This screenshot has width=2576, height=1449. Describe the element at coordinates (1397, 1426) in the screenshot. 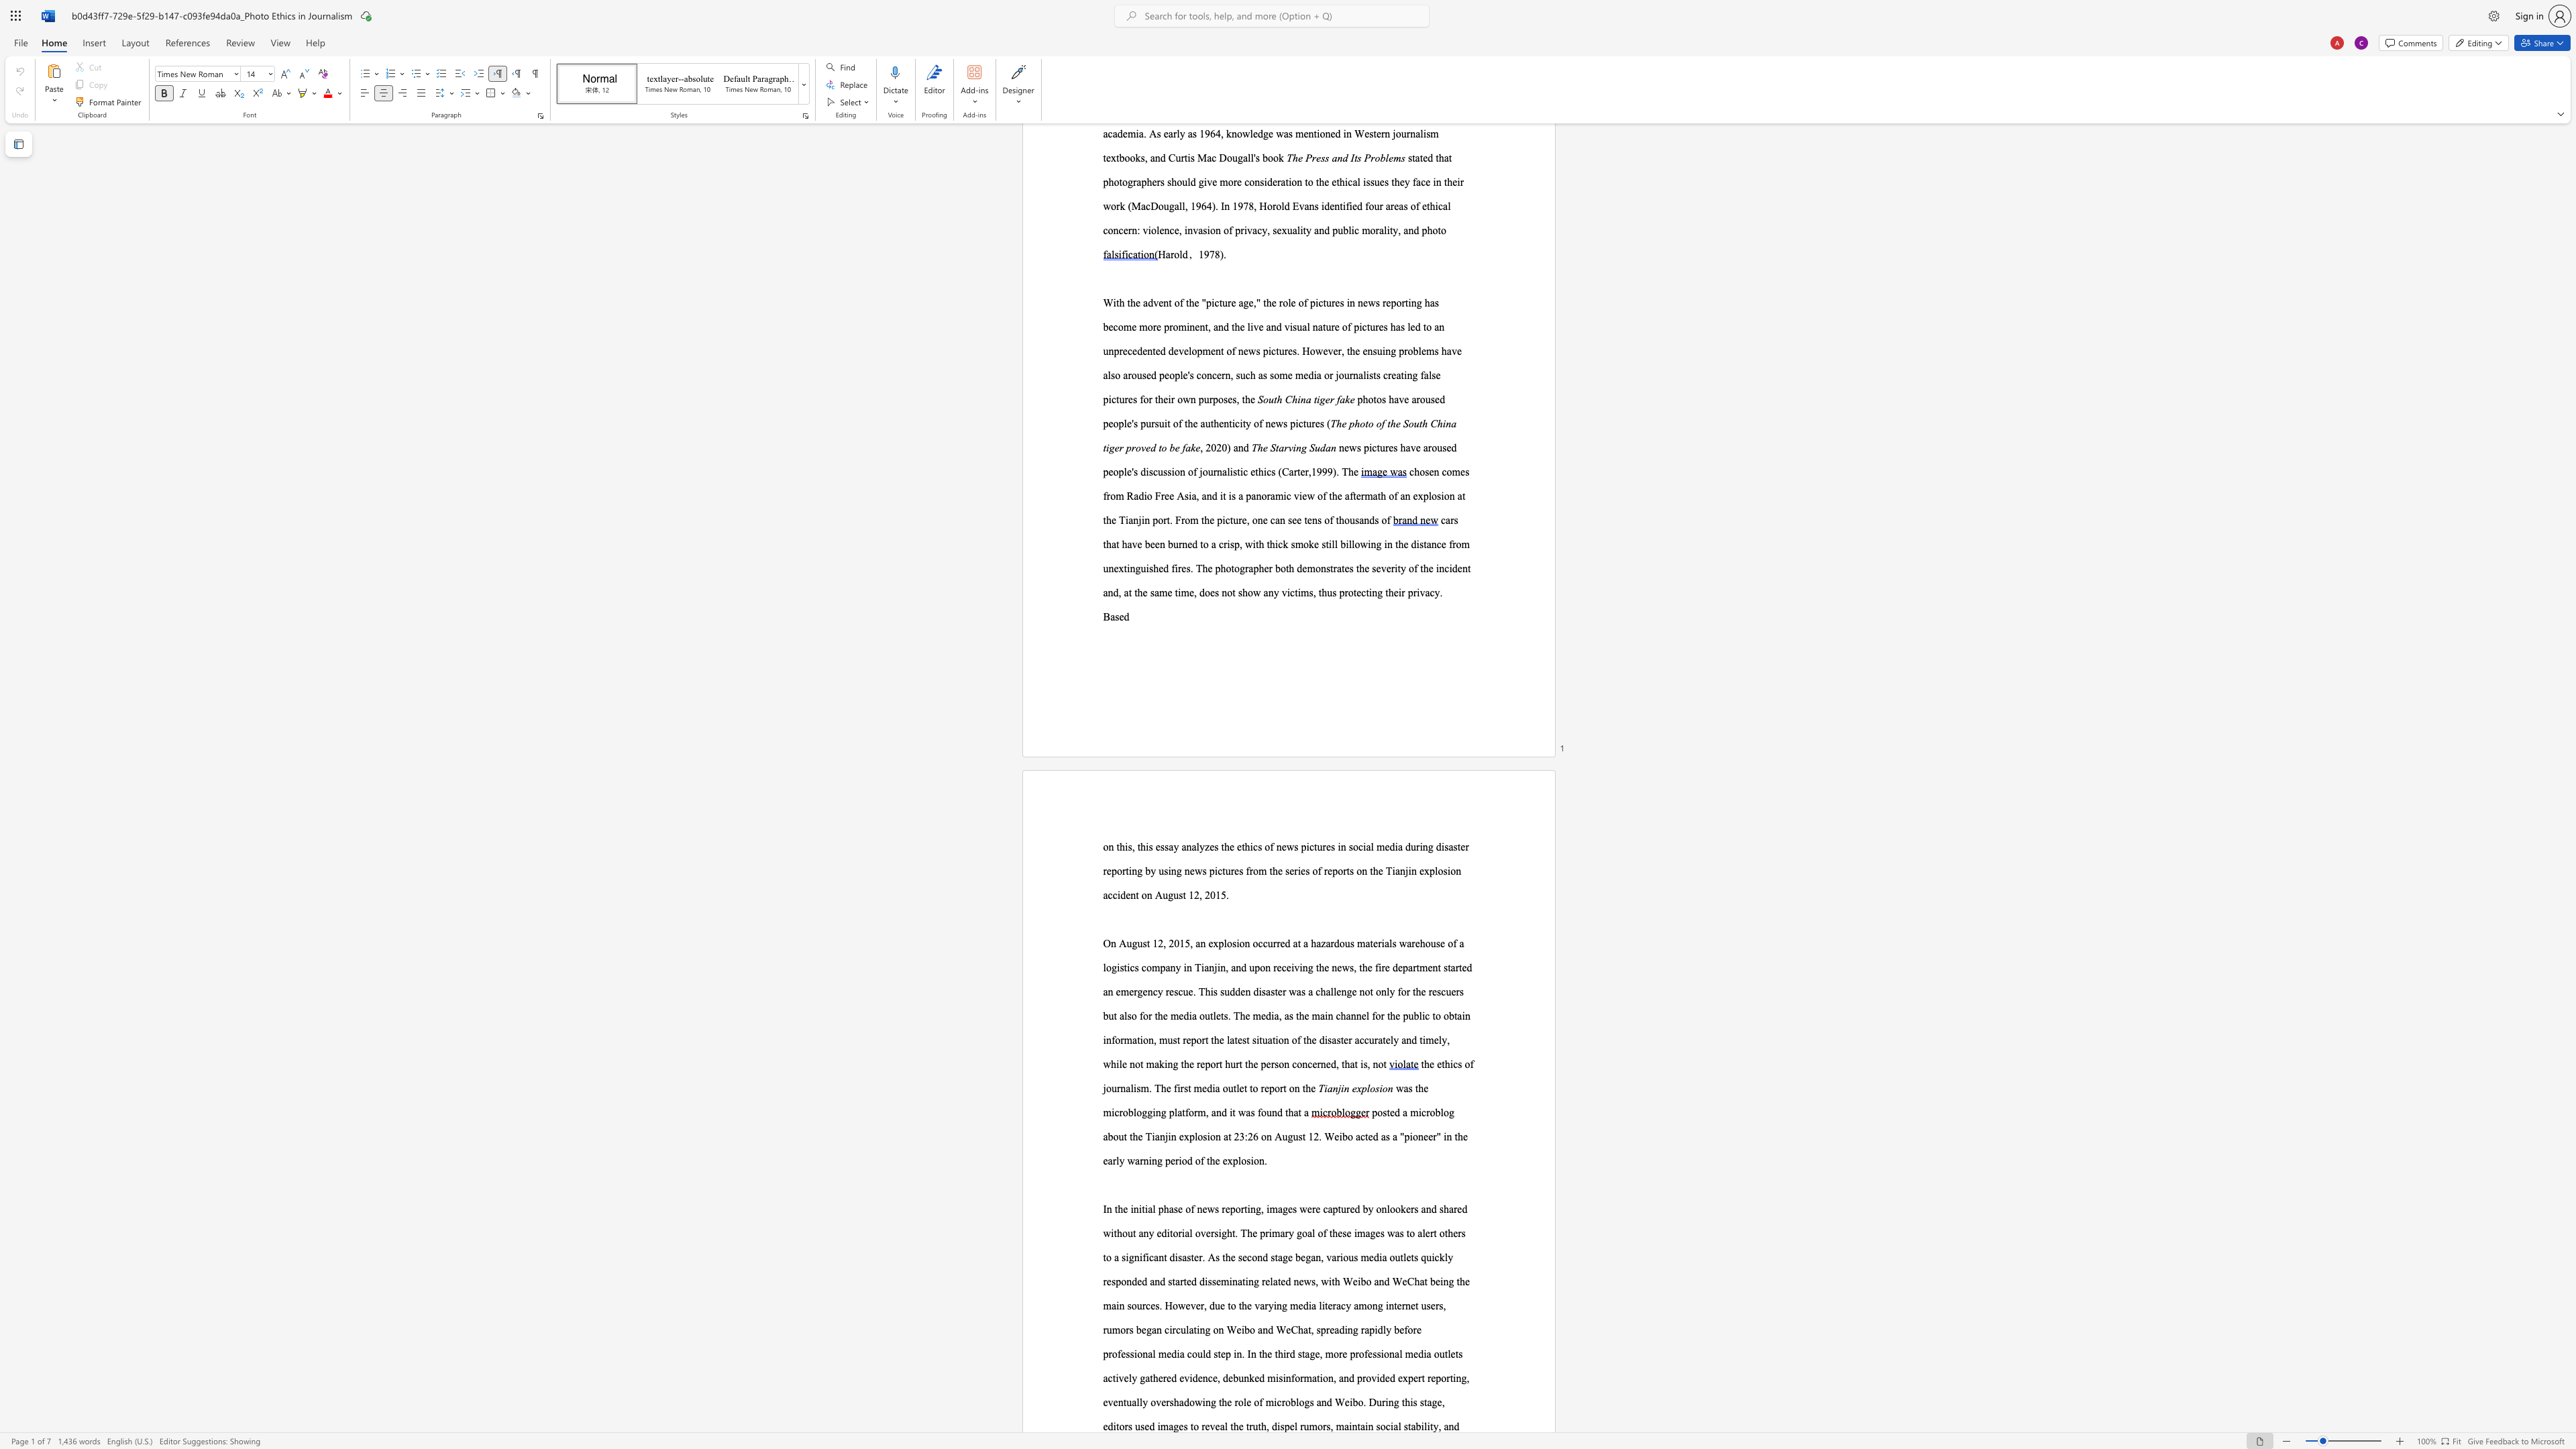

I see `the subset text "l st" within the text "social stability, and"` at that location.